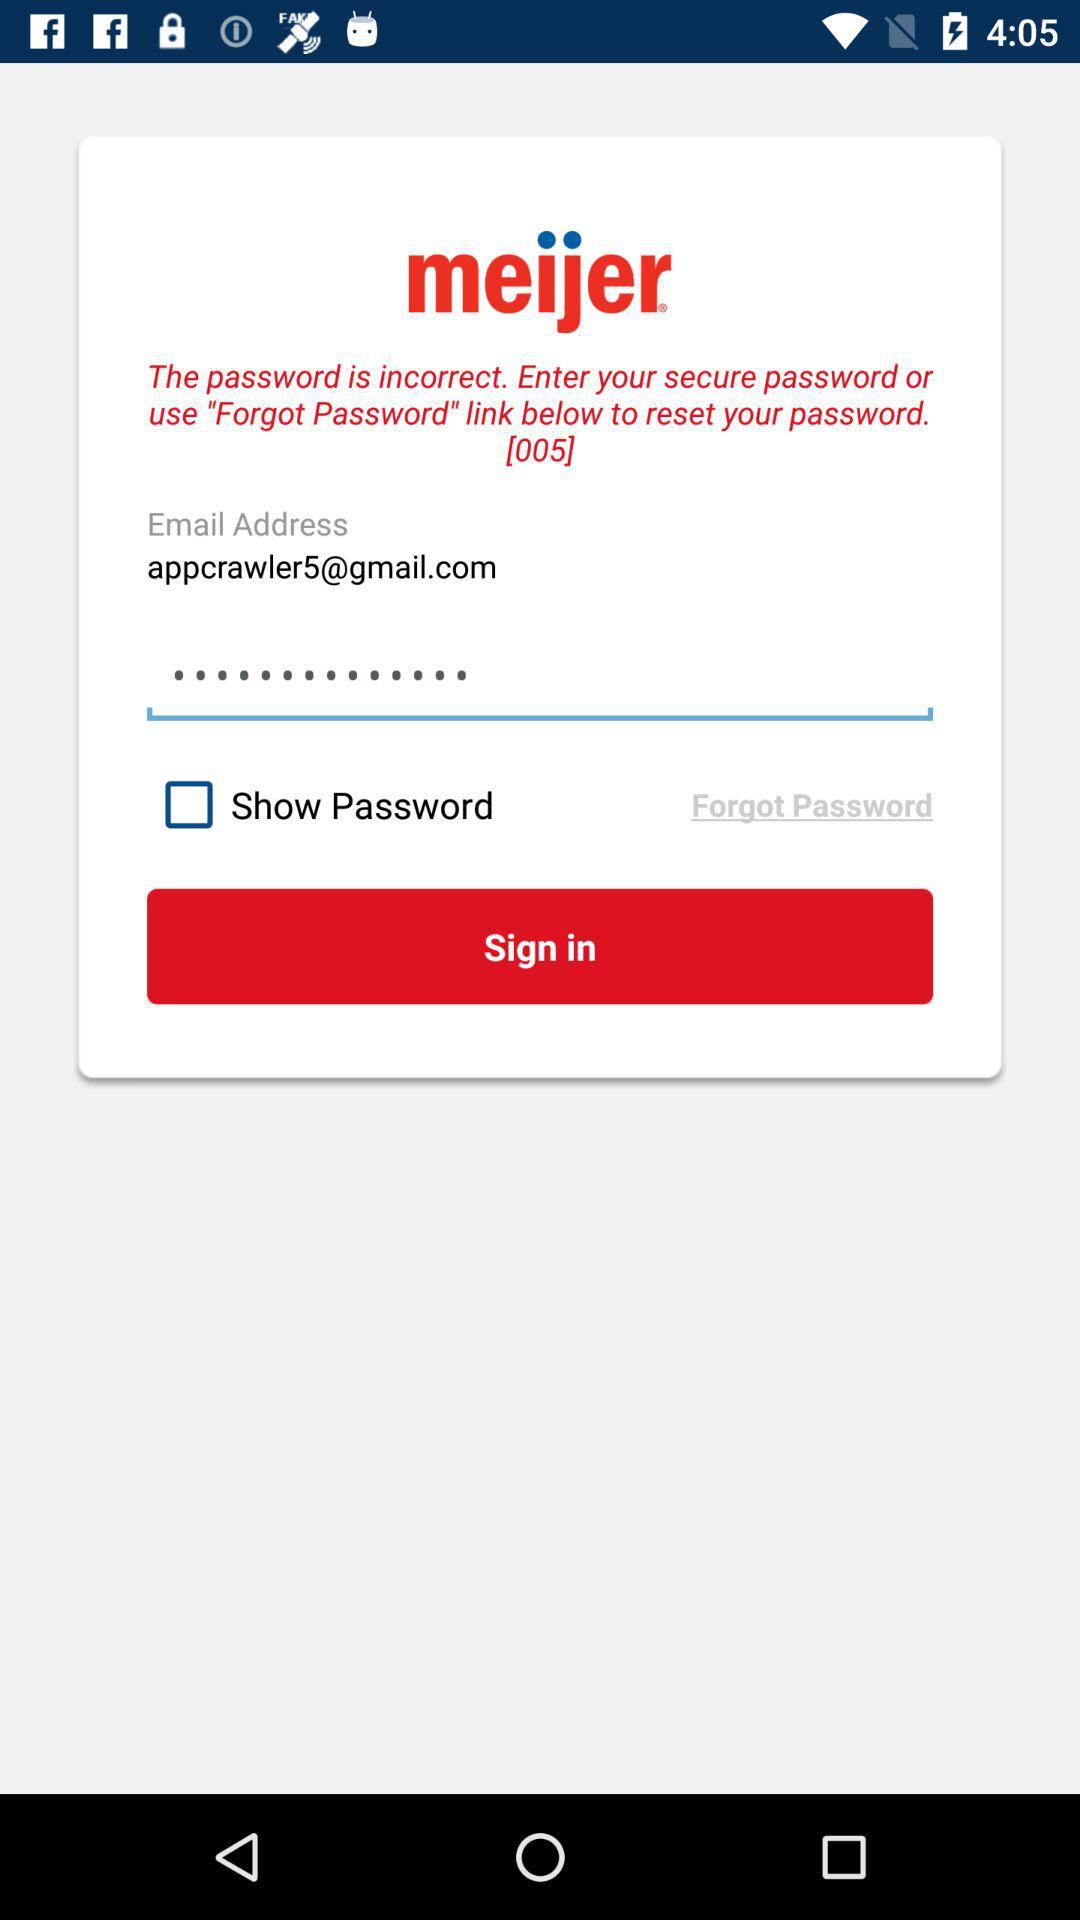 The width and height of the screenshot is (1080, 1920). What do you see at coordinates (540, 675) in the screenshot?
I see `icon above show password` at bounding box center [540, 675].